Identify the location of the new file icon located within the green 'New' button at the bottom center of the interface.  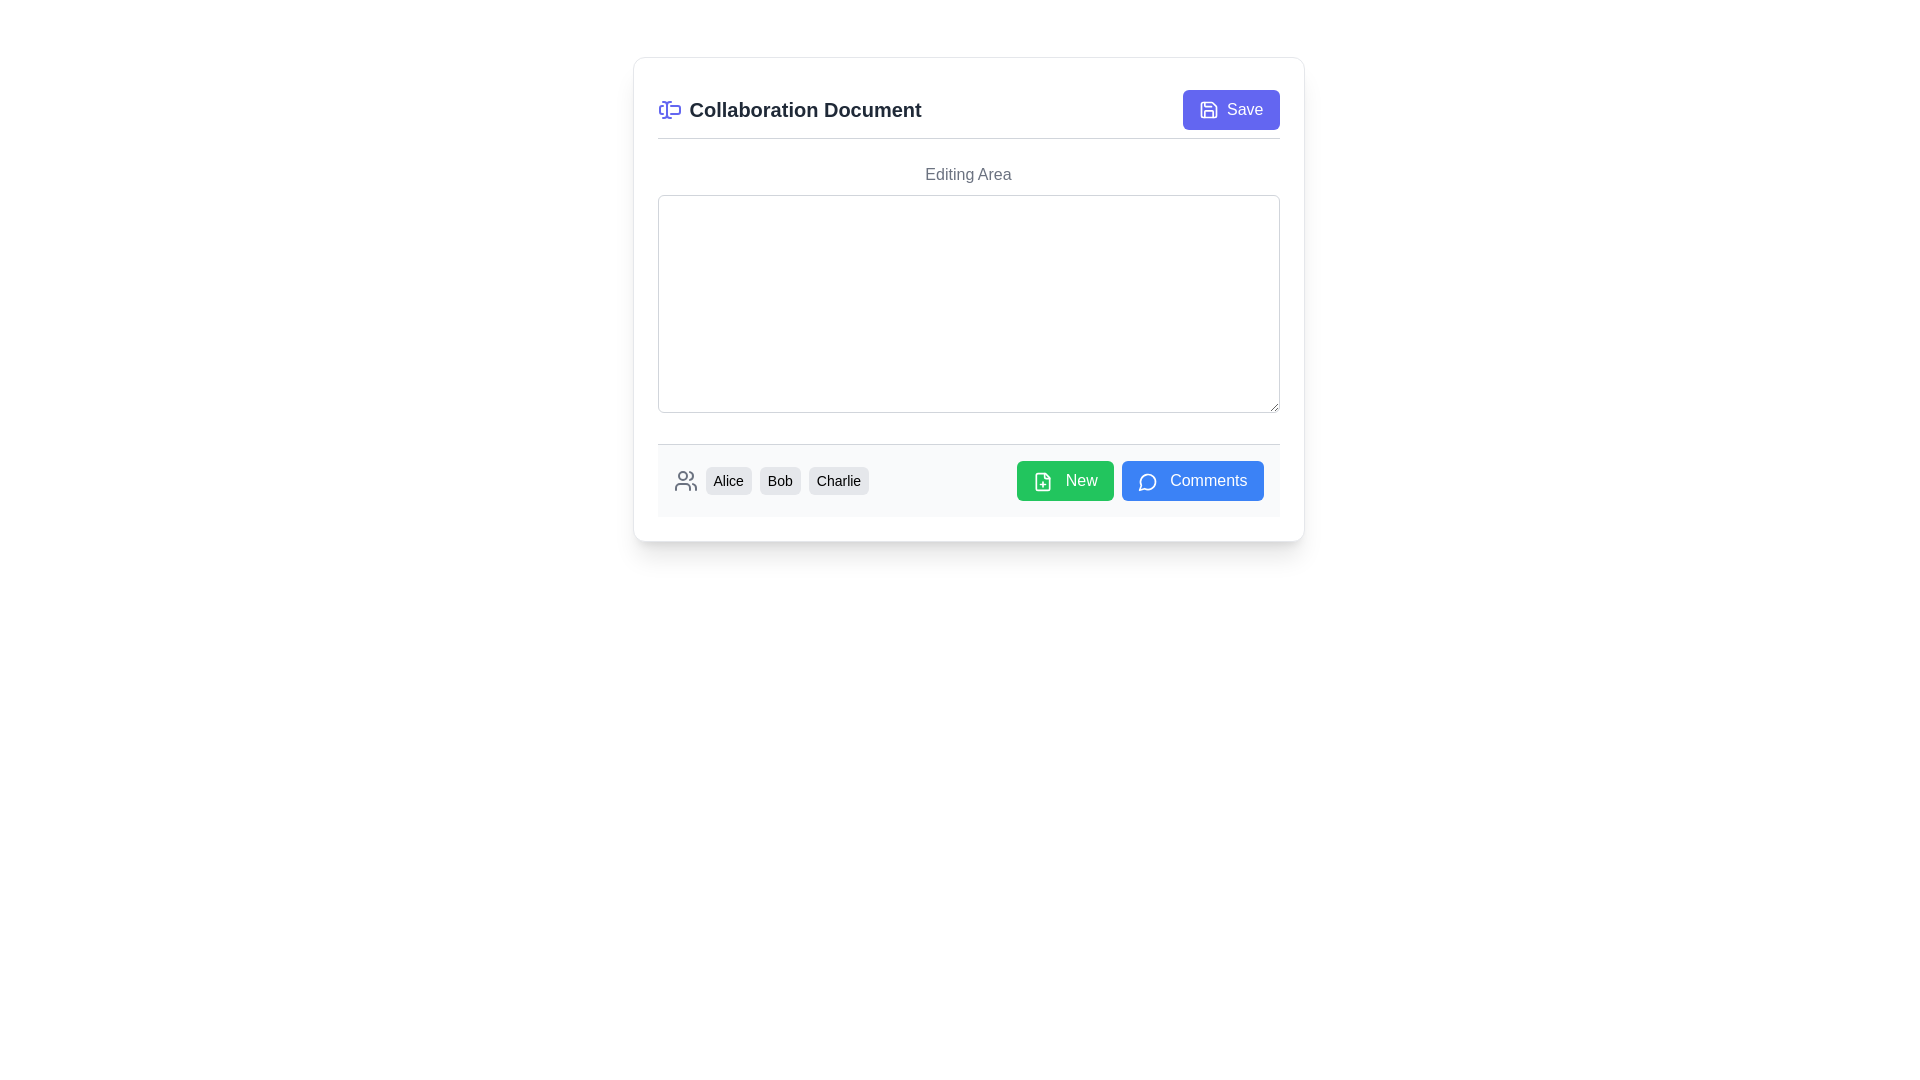
(1042, 481).